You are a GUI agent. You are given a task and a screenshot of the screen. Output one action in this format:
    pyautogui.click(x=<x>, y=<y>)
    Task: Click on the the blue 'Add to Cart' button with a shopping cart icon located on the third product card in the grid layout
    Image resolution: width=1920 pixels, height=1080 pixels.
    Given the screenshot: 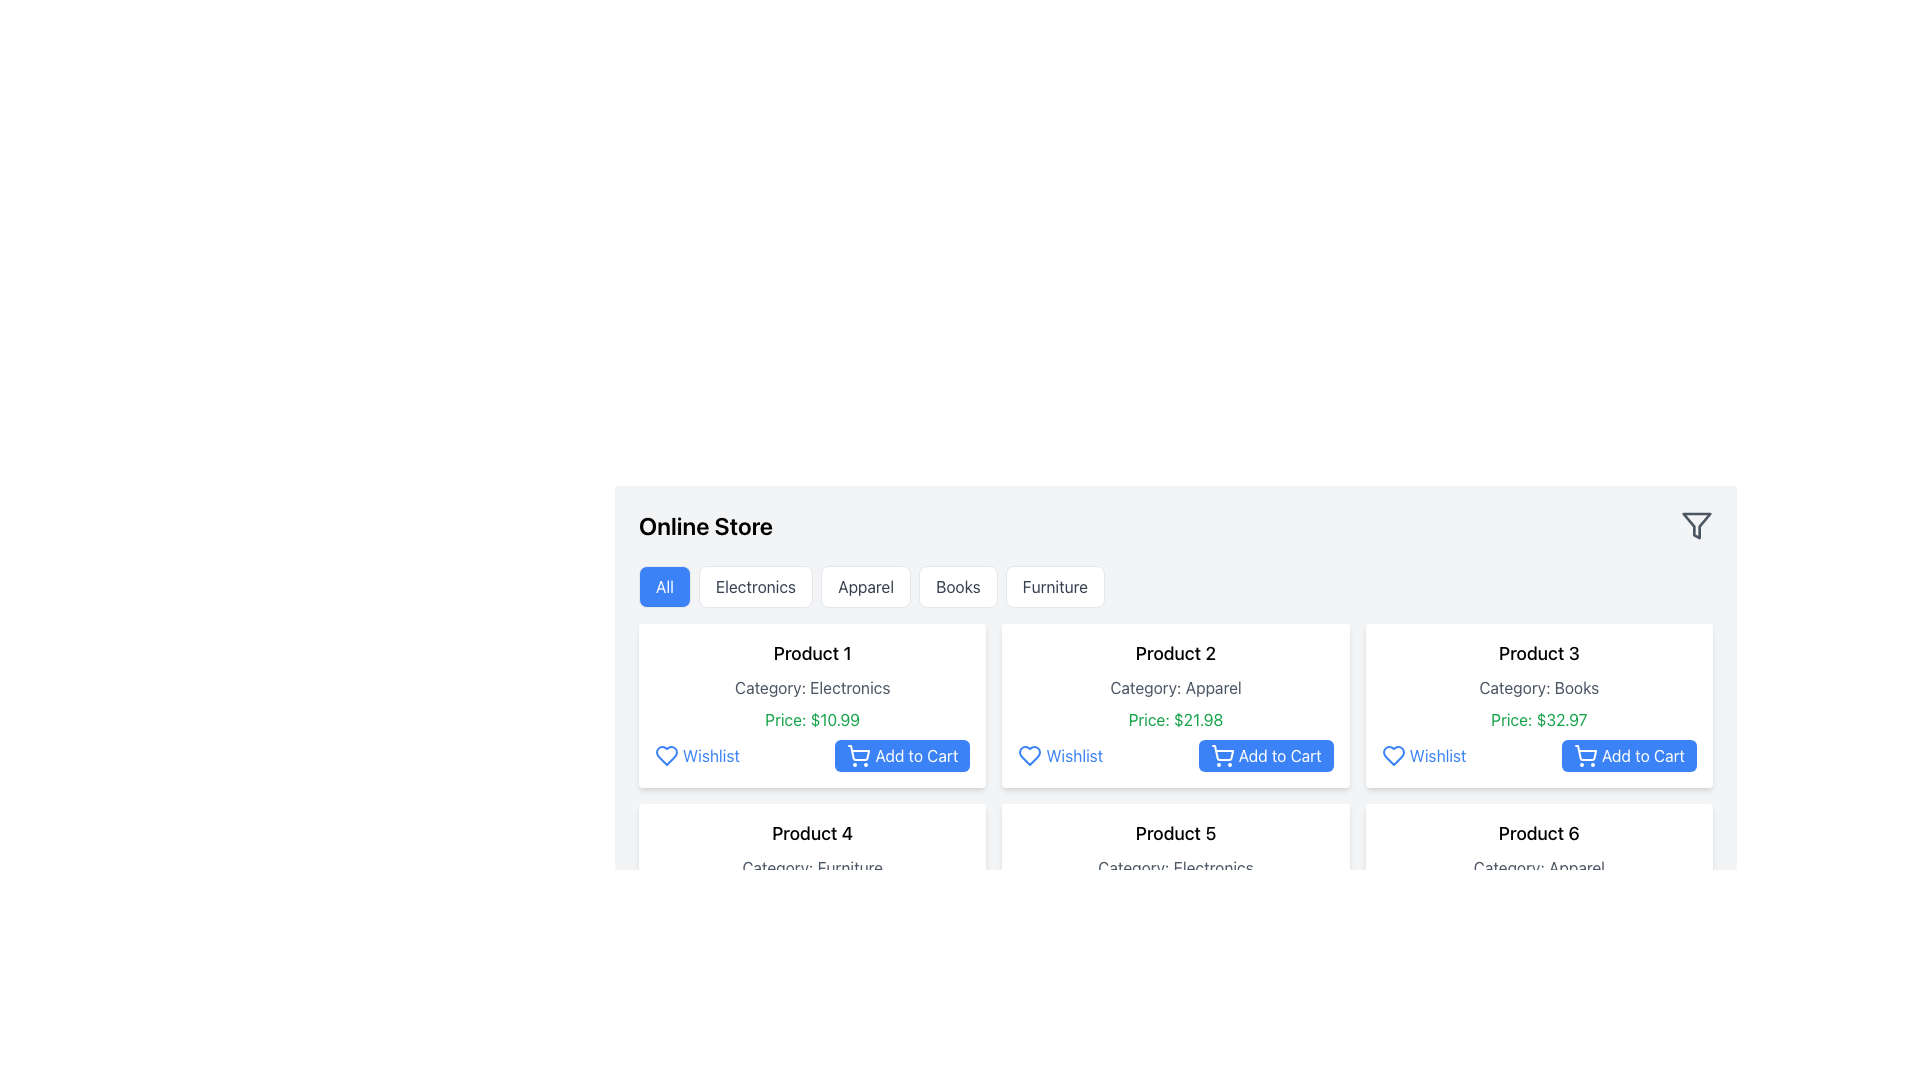 What is the action you would take?
    pyautogui.click(x=1629, y=756)
    